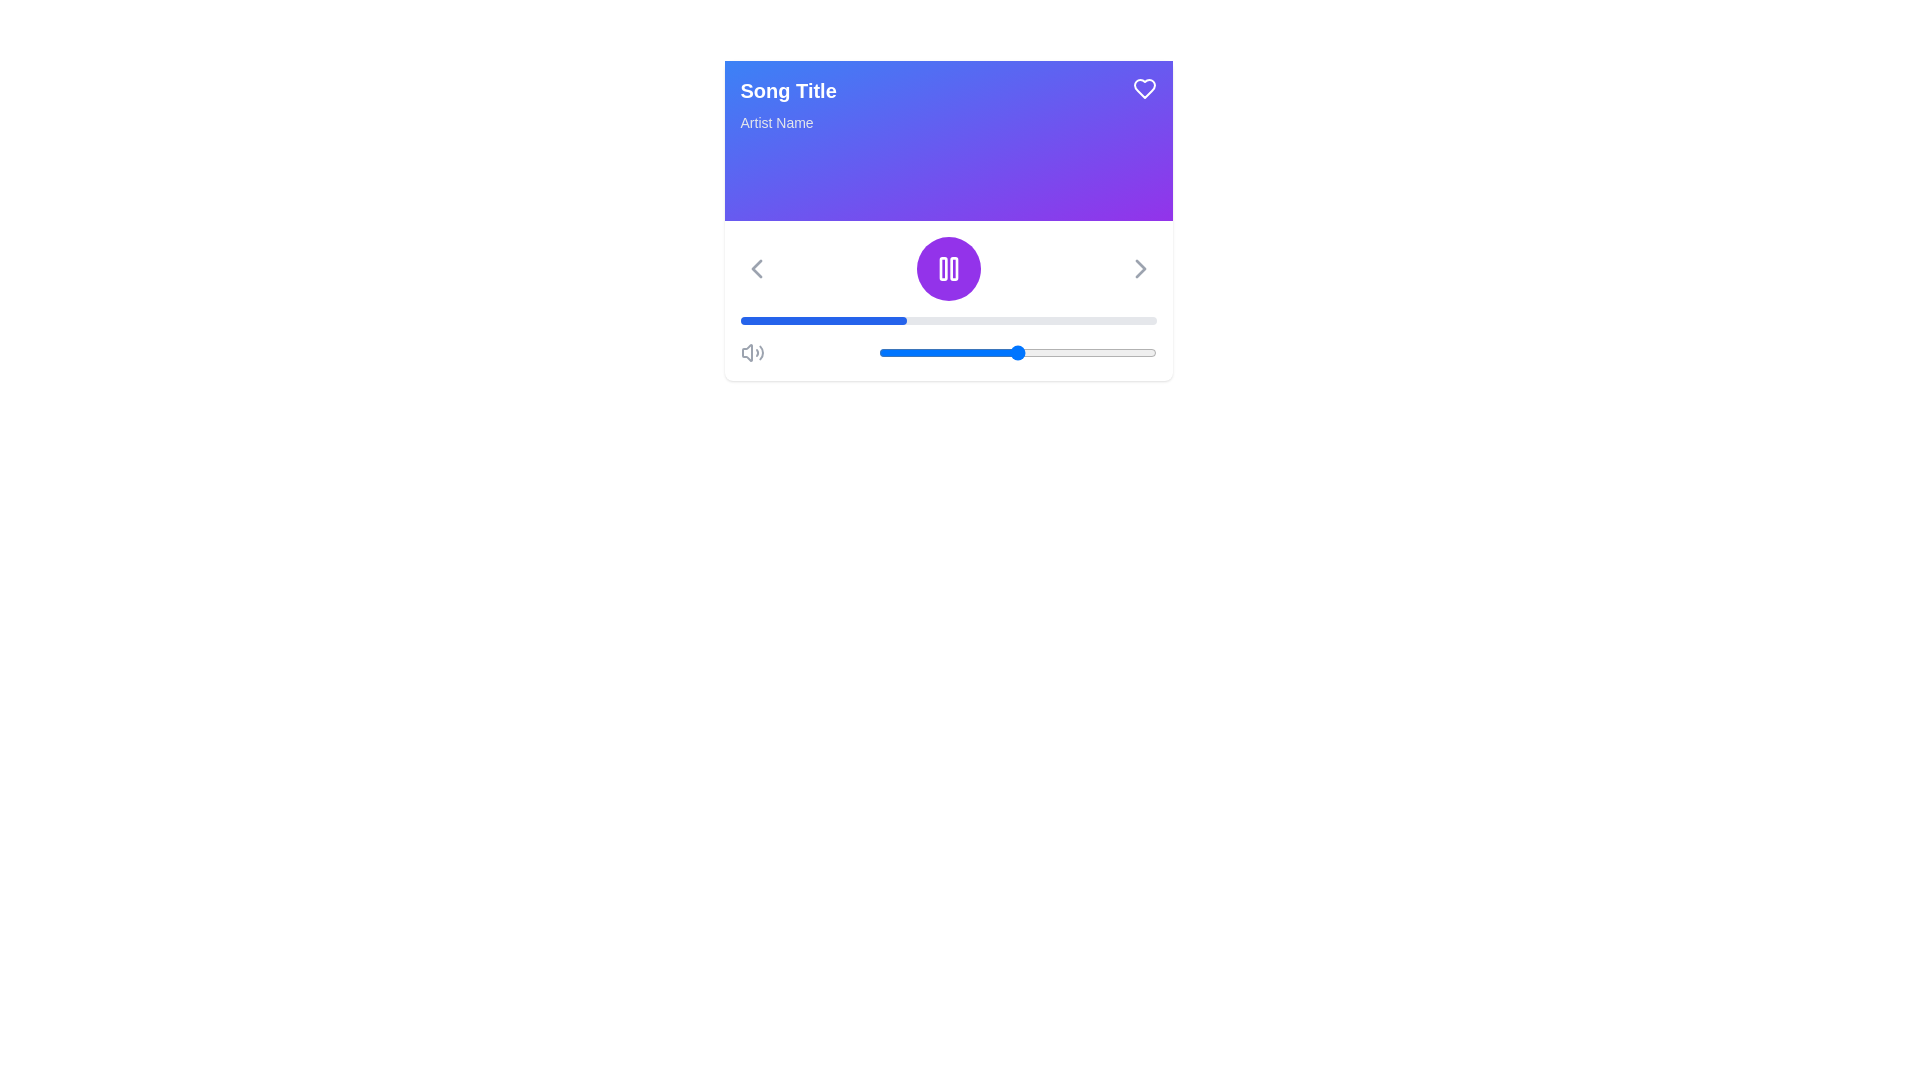  What do you see at coordinates (922, 352) in the screenshot?
I see `the slider value` at bounding box center [922, 352].